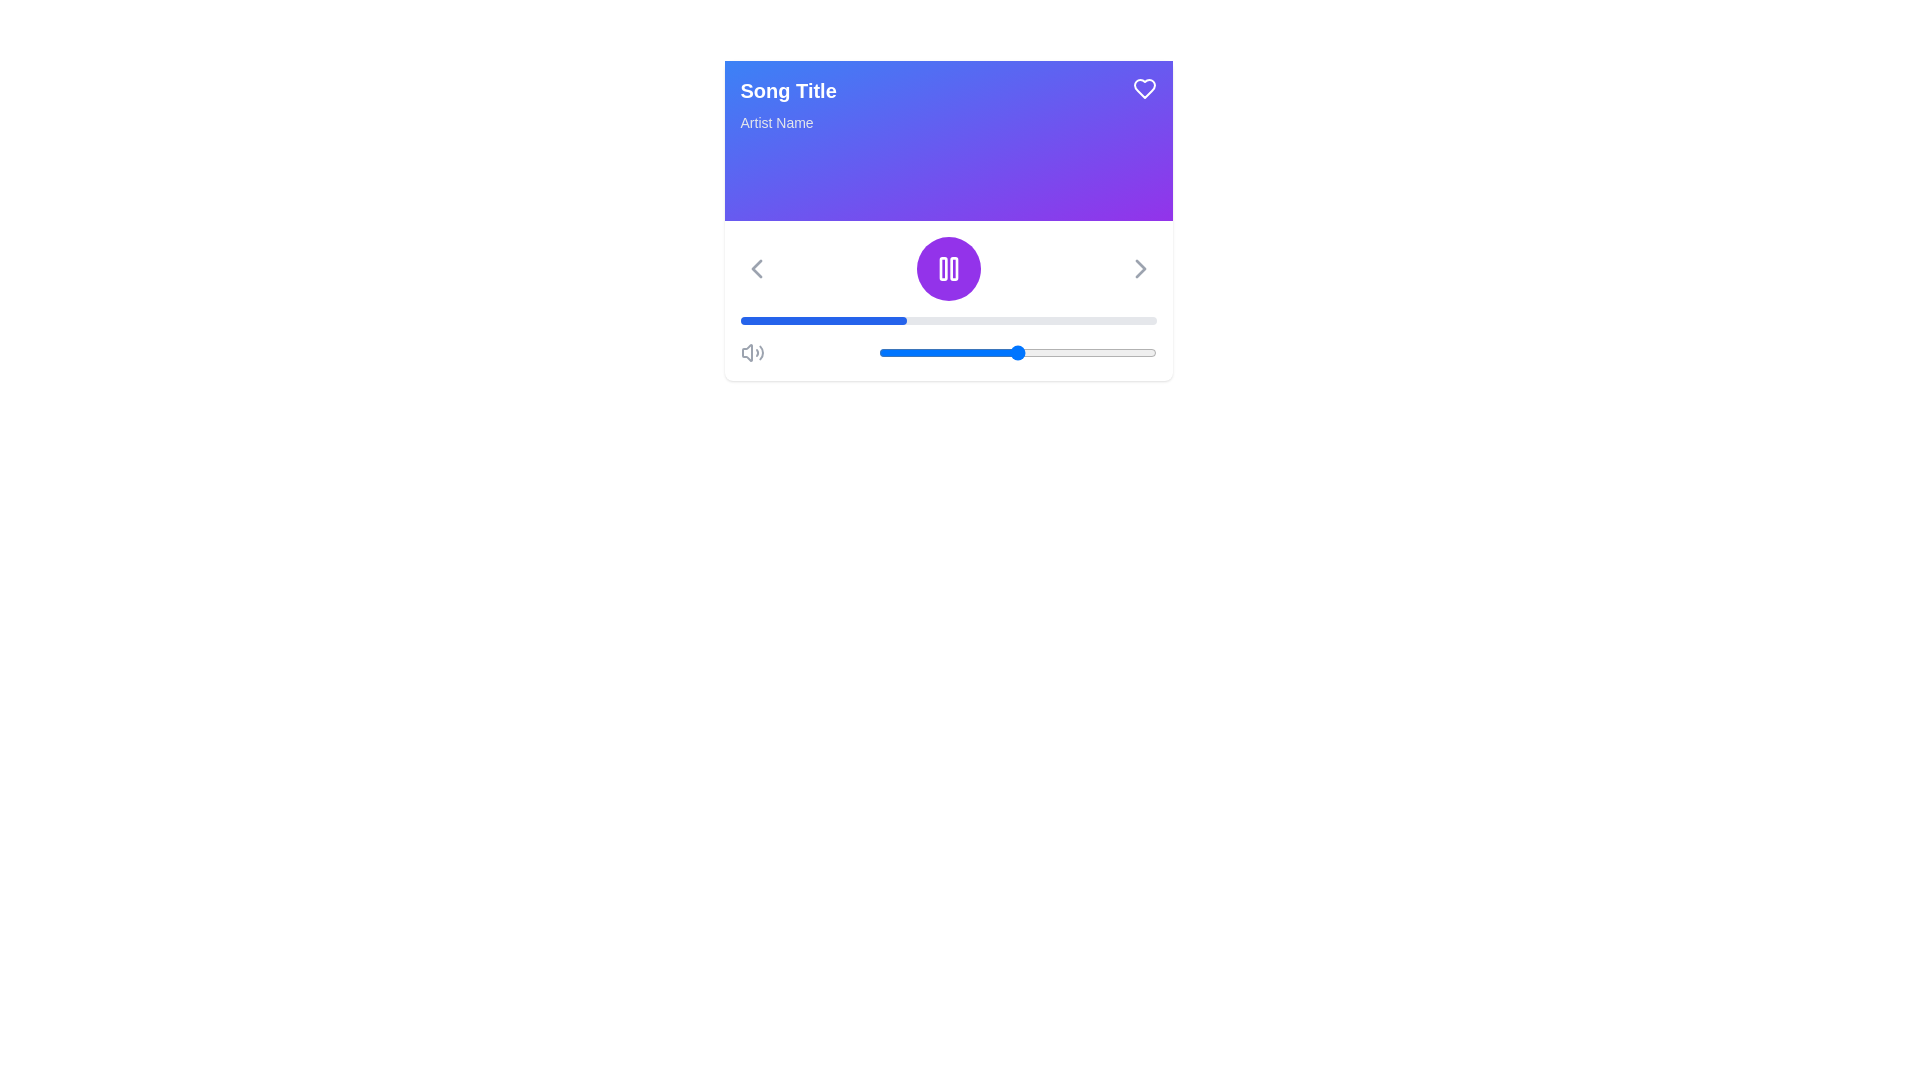  What do you see at coordinates (922, 352) in the screenshot?
I see `the slider value` at bounding box center [922, 352].